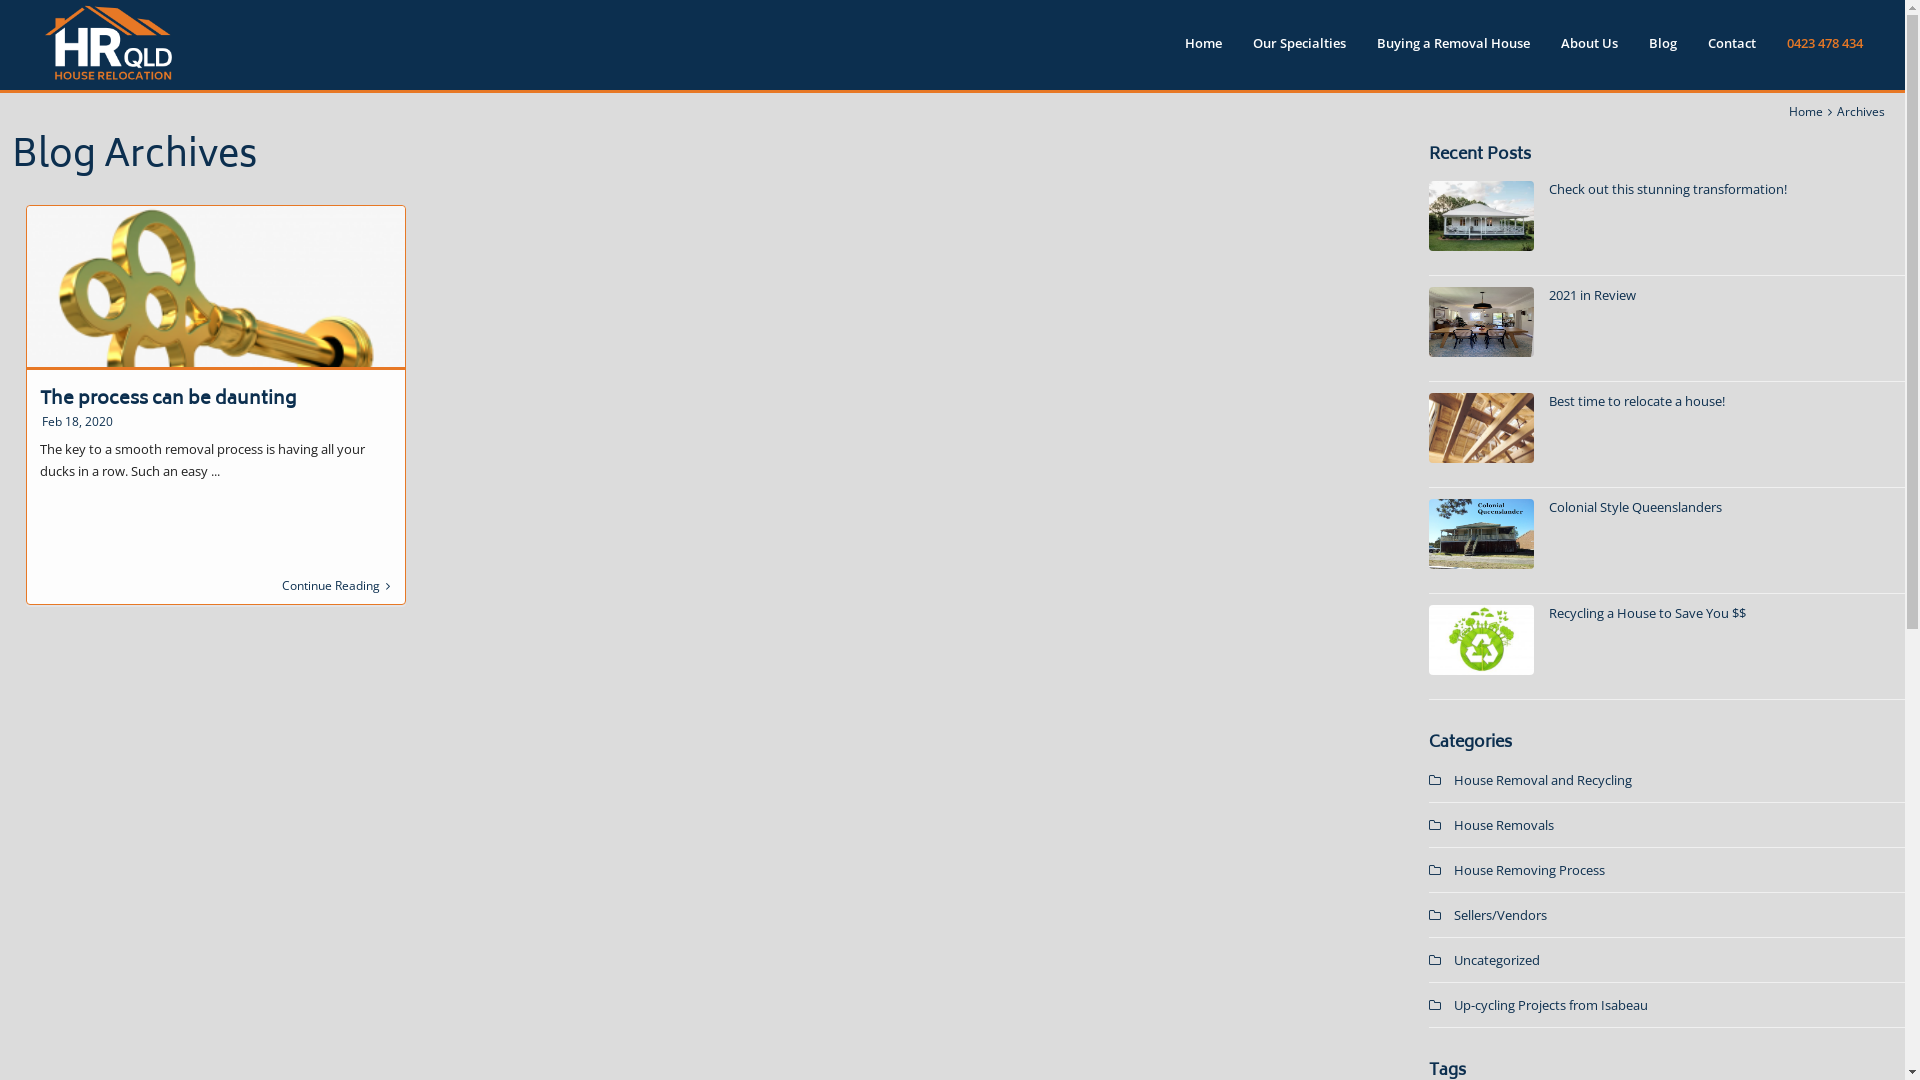 The height and width of the screenshot is (1080, 1920). What do you see at coordinates (1500, 914) in the screenshot?
I see `'Sellers/Vendors'` at bounding box center [1500, 914].